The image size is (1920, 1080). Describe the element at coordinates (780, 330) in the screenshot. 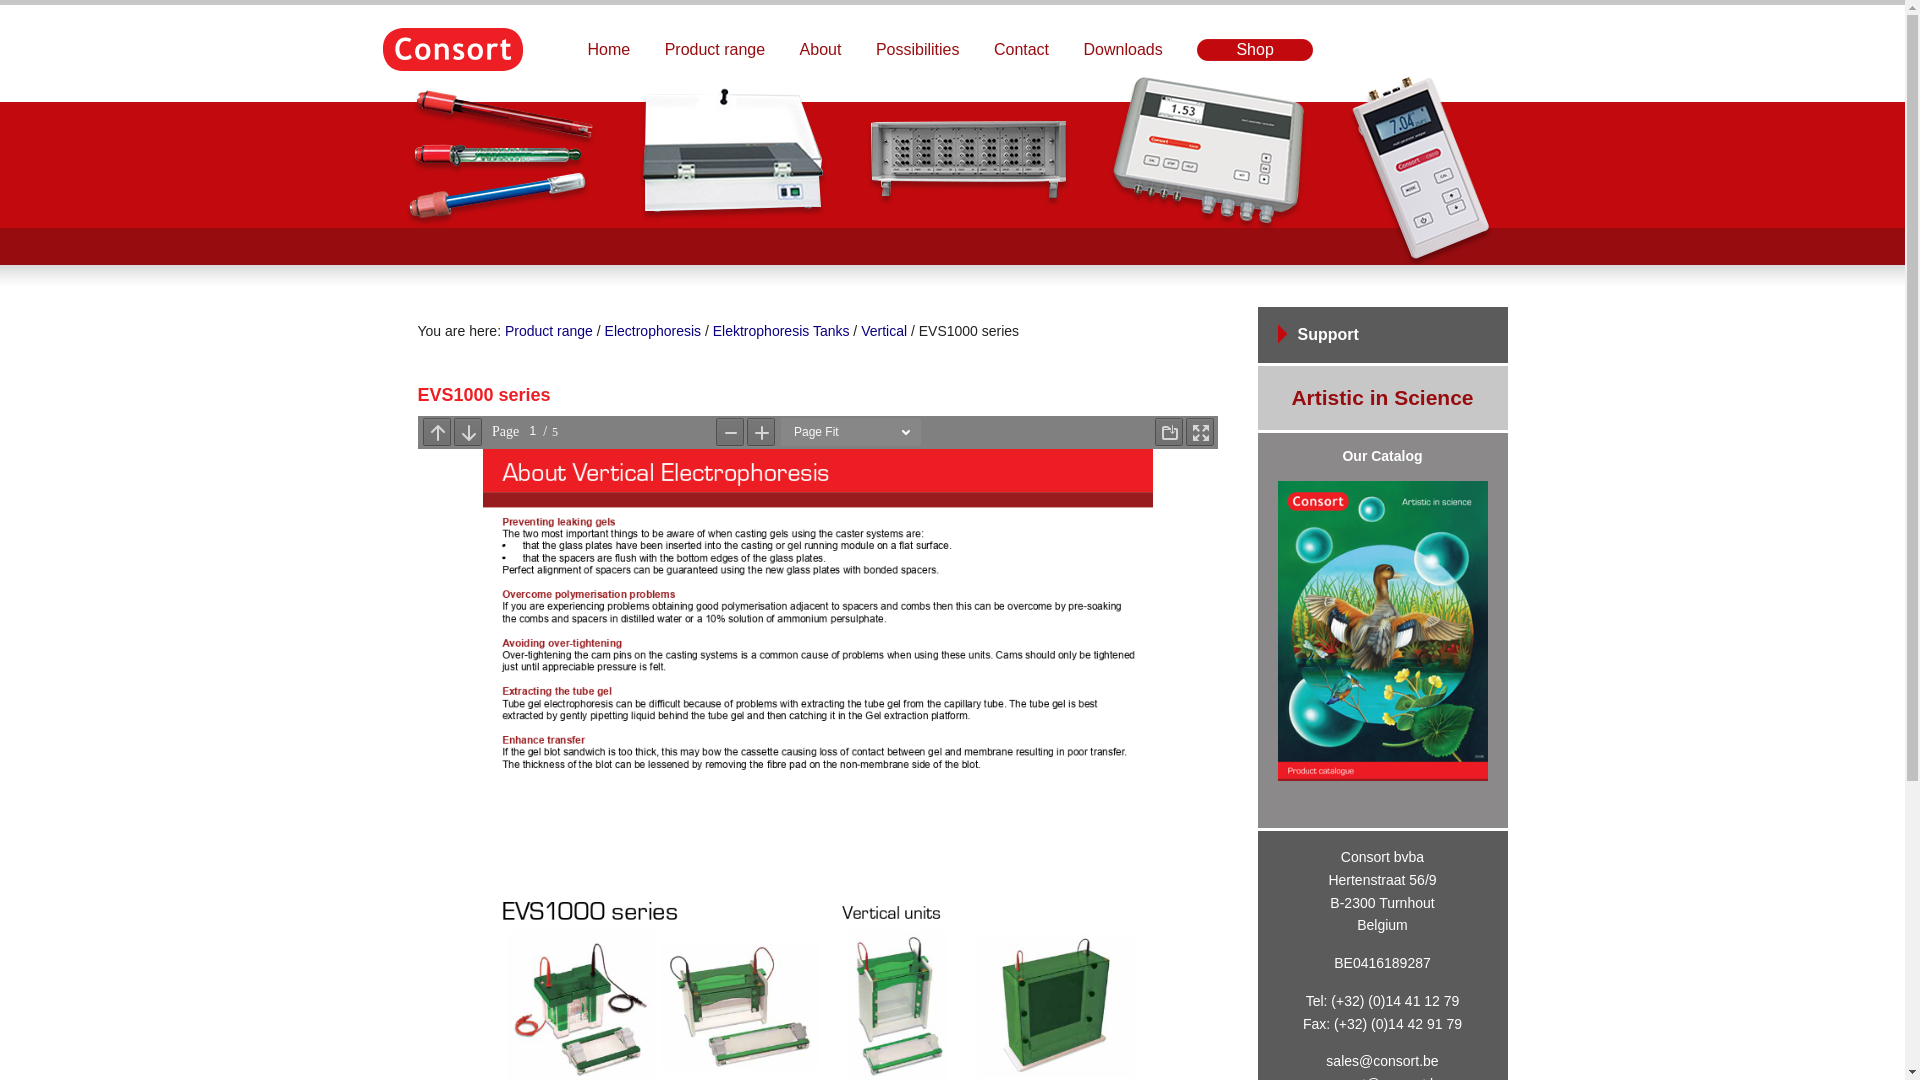

I see `'Elektrophoresis Tanks'` at that location.